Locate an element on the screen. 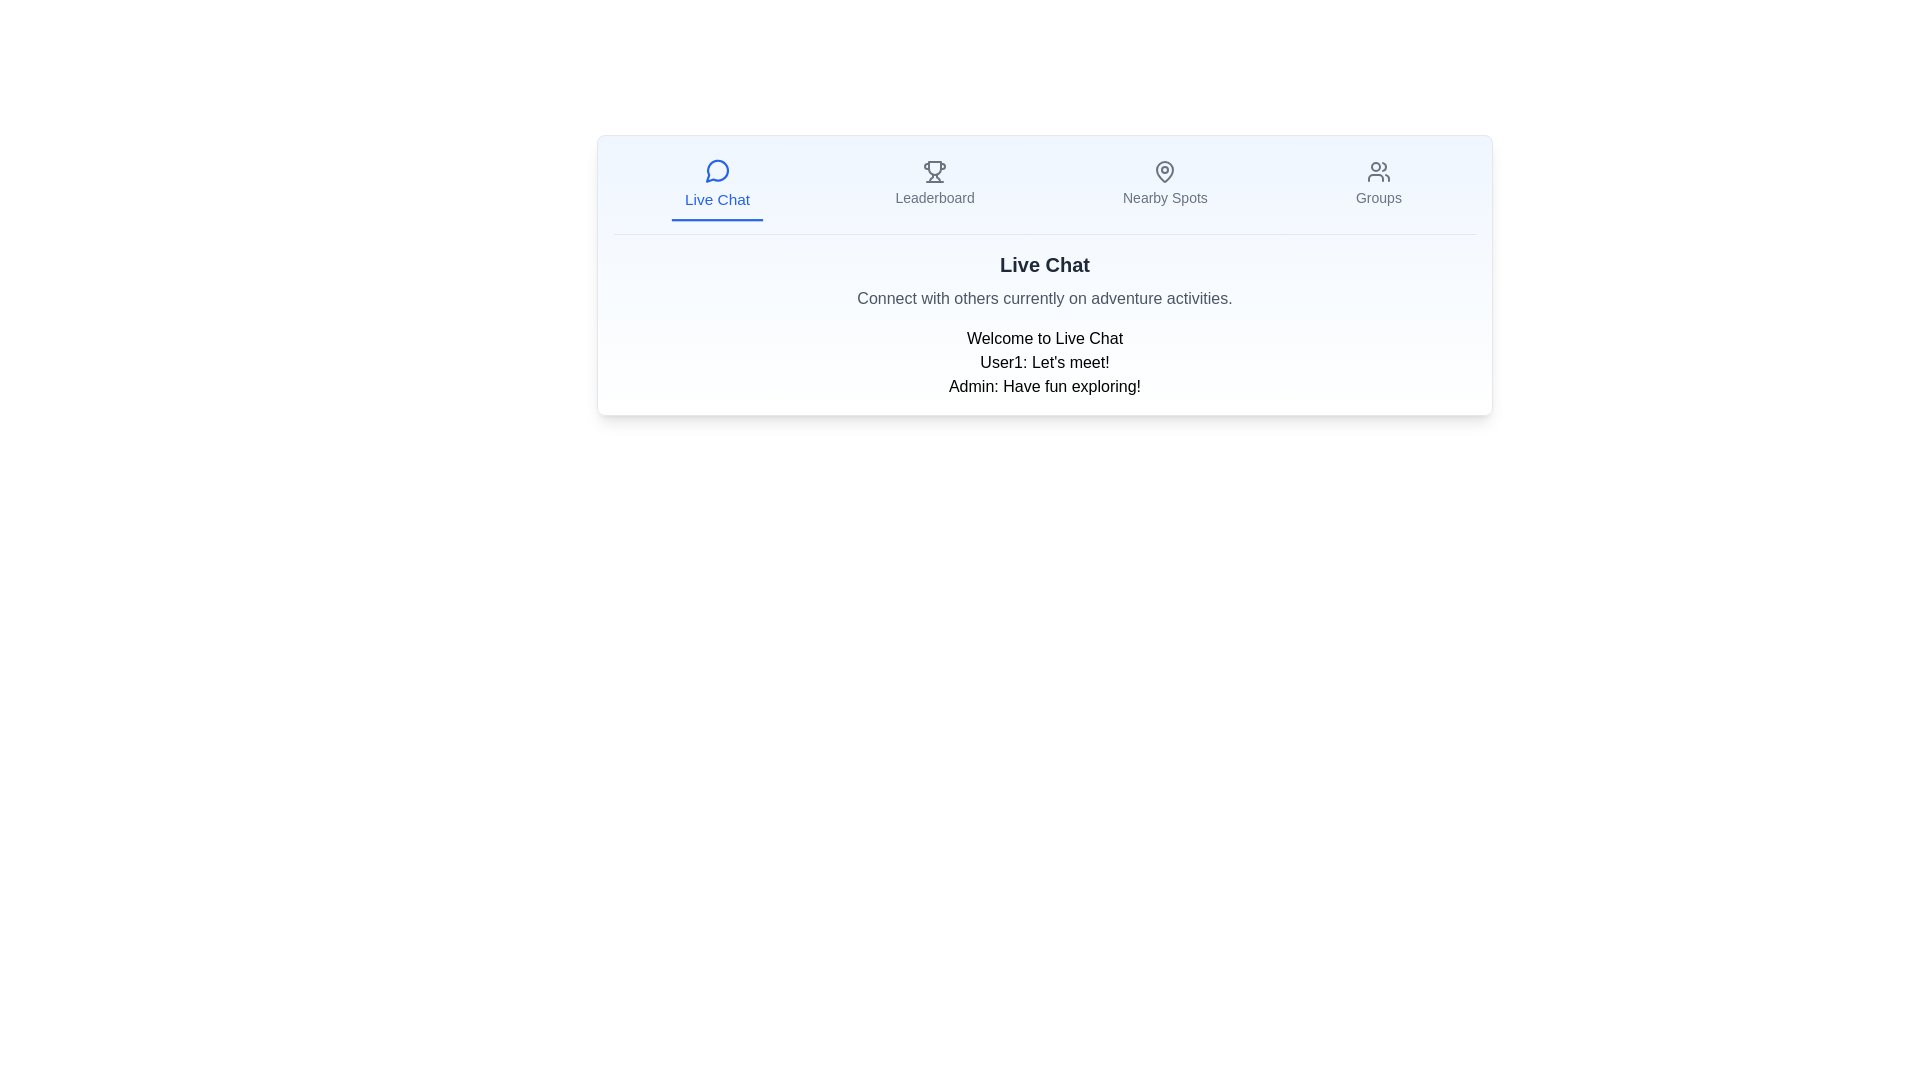 The height and width of the screenshot is (1080, 1920). admin's chat message displayed in the chat log, which is the second message below 'User1: Let's meet!' in the 'Live Chat' section is located at coordinates (1044, 386).